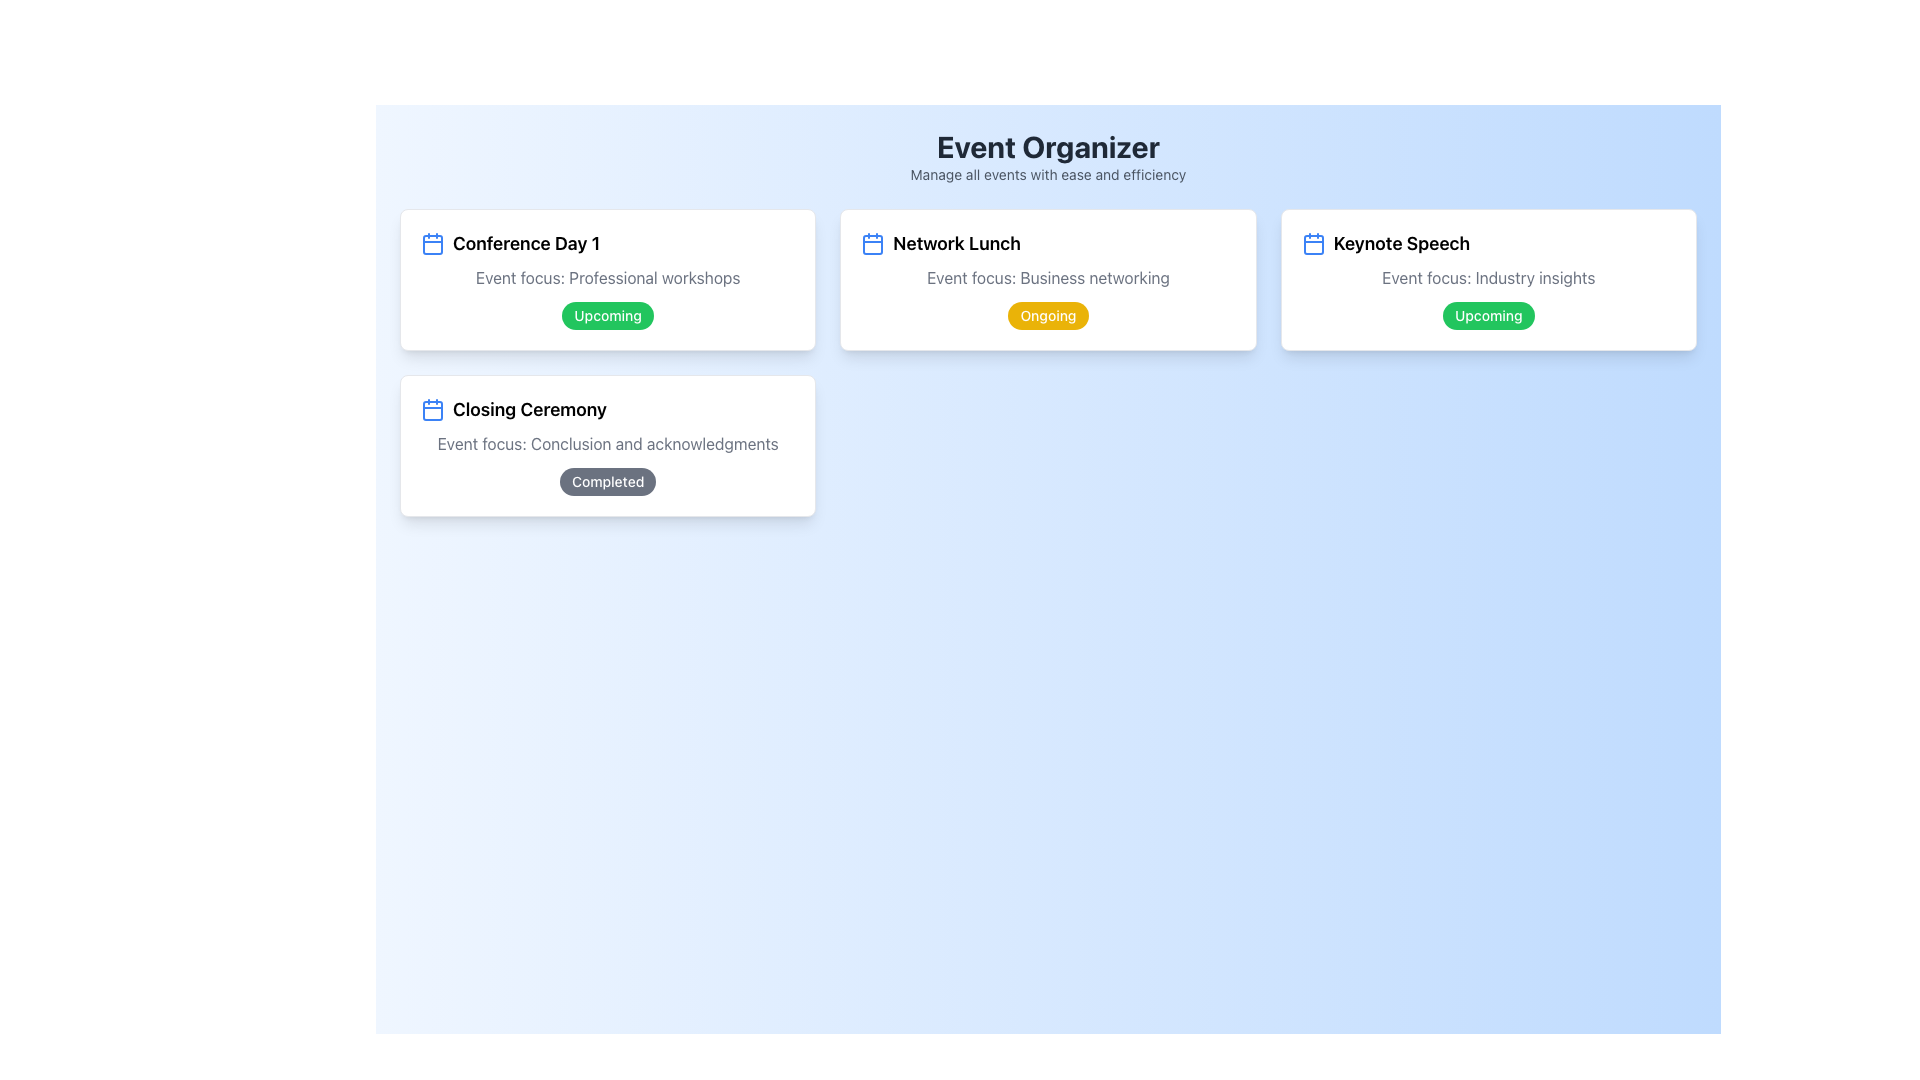 The width and height of the screenshot is (1920, 1080). What do you see at coordinates (1400, 242) in the screenshot?
I see `the text label that serves as the title or heading for the event described within the card, positioned to the right of the calendar icon in the third column of the grid layout` at bounding box center [1400, 242].